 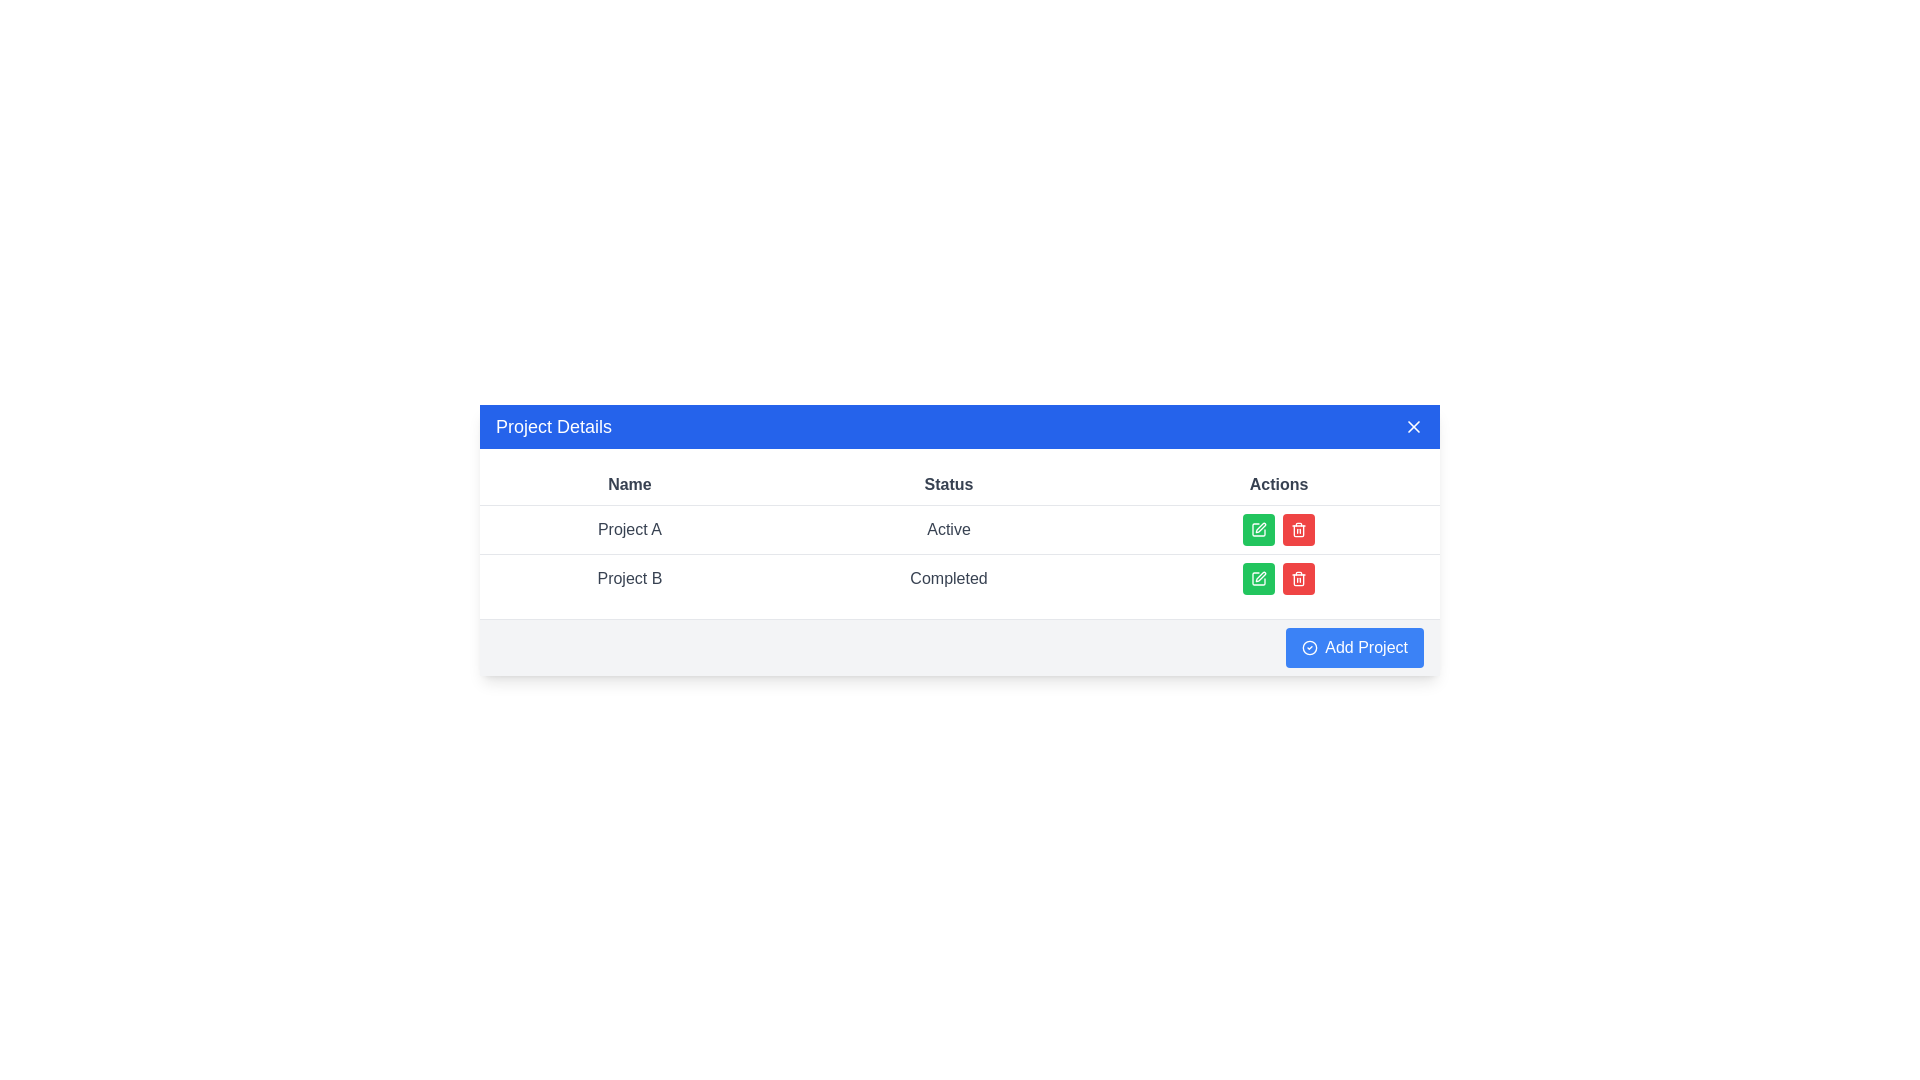 I want to click on the delete button with a trash bin icon, which has a red background and is located in the Actions column for 'Project B', so click(x=1299, y=578).